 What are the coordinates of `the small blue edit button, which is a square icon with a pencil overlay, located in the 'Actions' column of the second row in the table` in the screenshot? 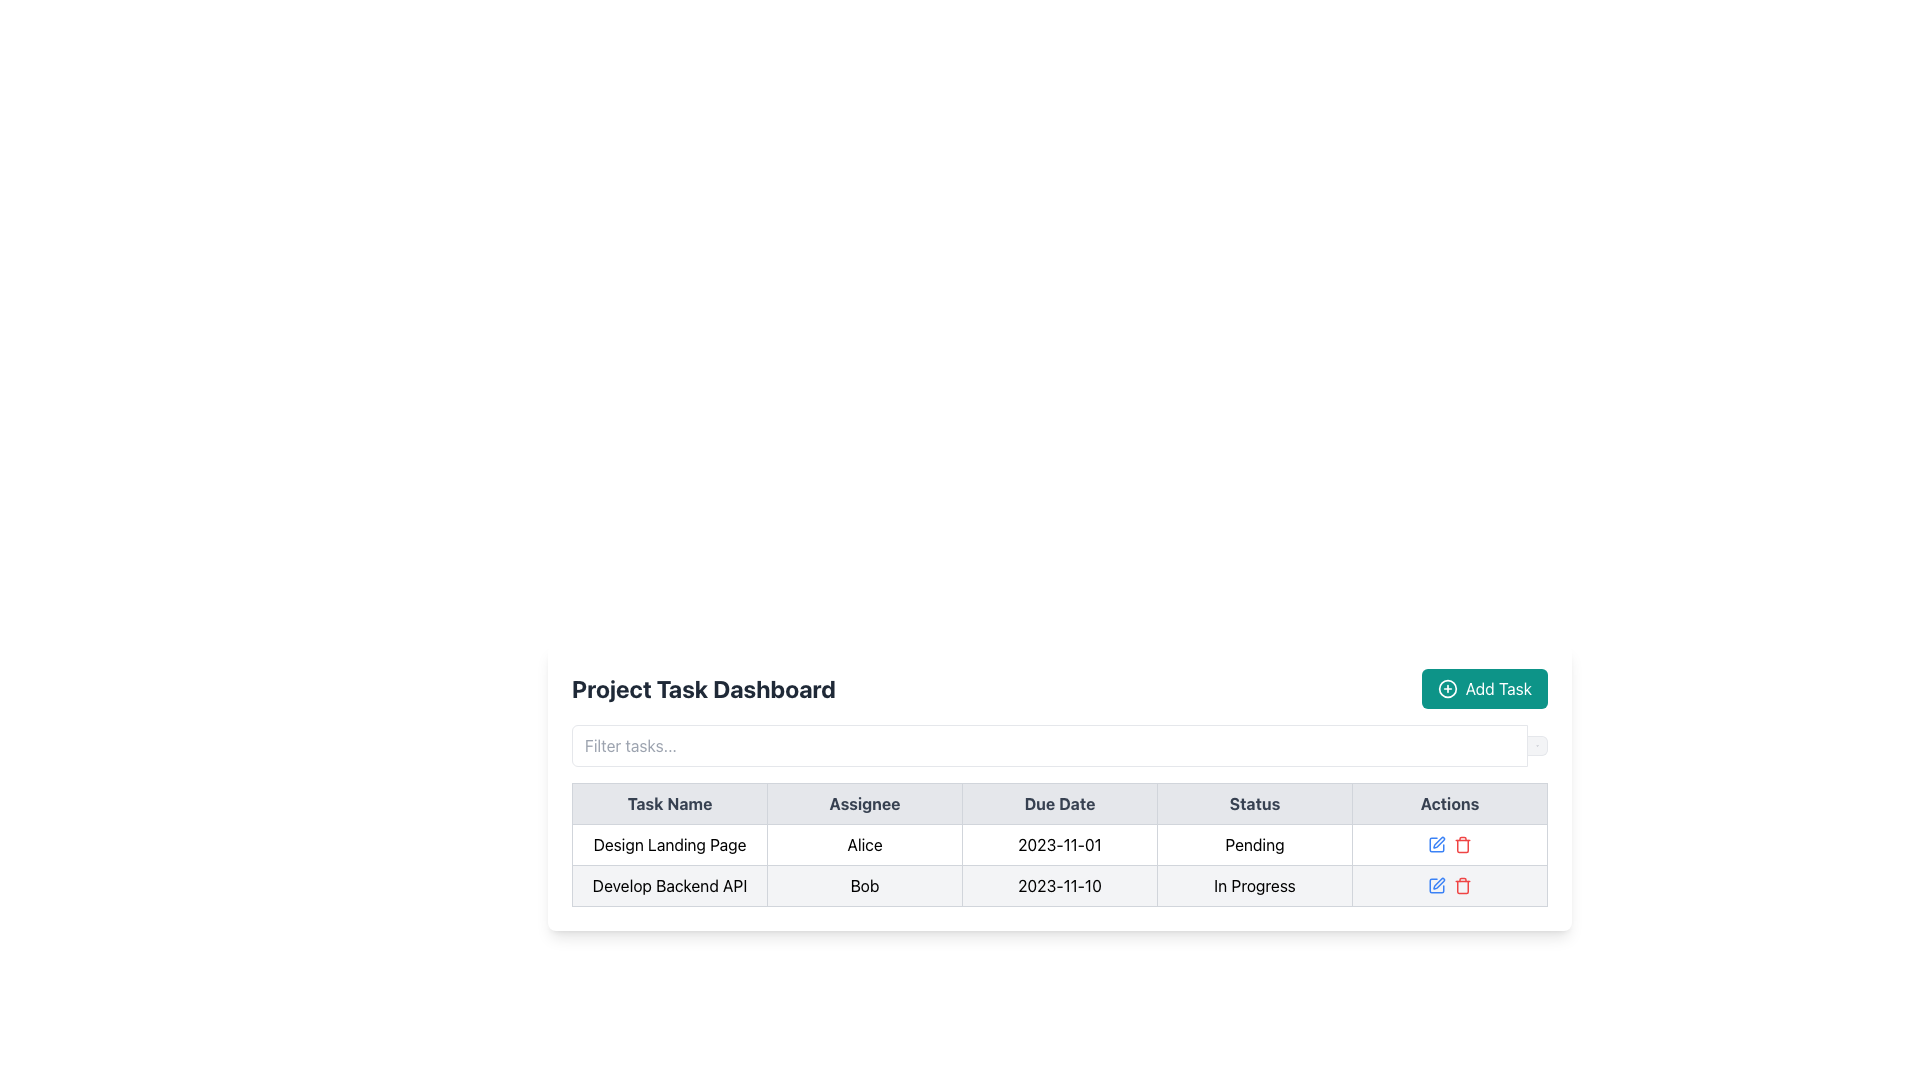 It's located at (1435, 885).